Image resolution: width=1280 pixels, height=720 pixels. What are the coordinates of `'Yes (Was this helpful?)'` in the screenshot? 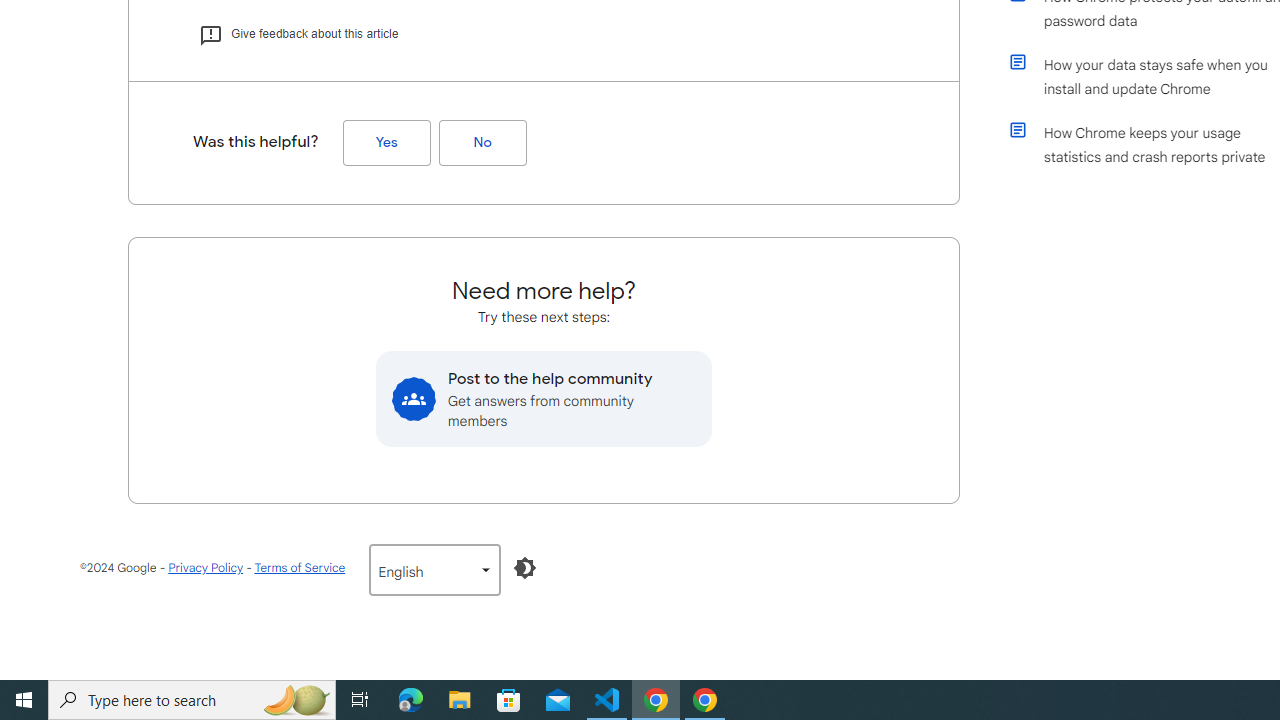 It's located at (386, 142).